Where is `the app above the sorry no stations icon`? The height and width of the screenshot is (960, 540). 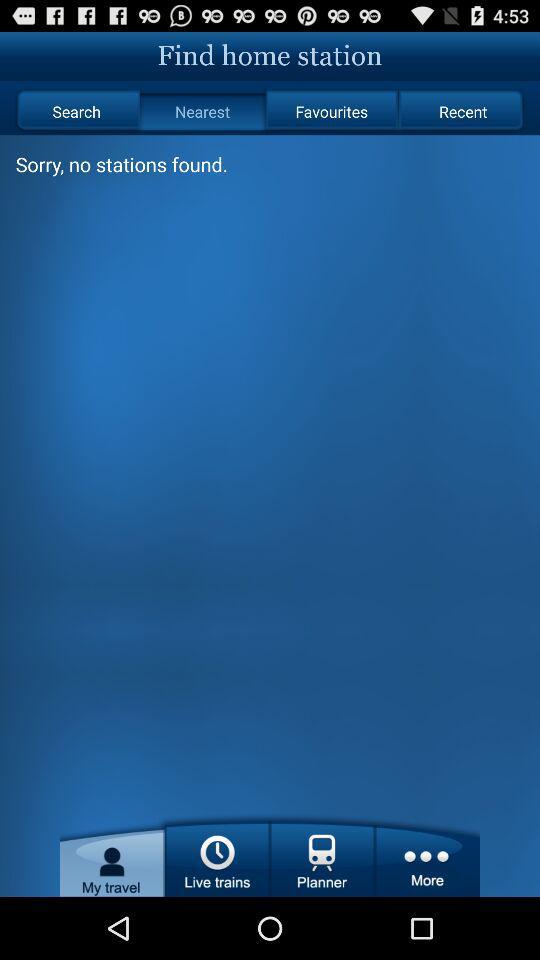 the app above the sorry no stations icon is located at coordinates (75, 111).